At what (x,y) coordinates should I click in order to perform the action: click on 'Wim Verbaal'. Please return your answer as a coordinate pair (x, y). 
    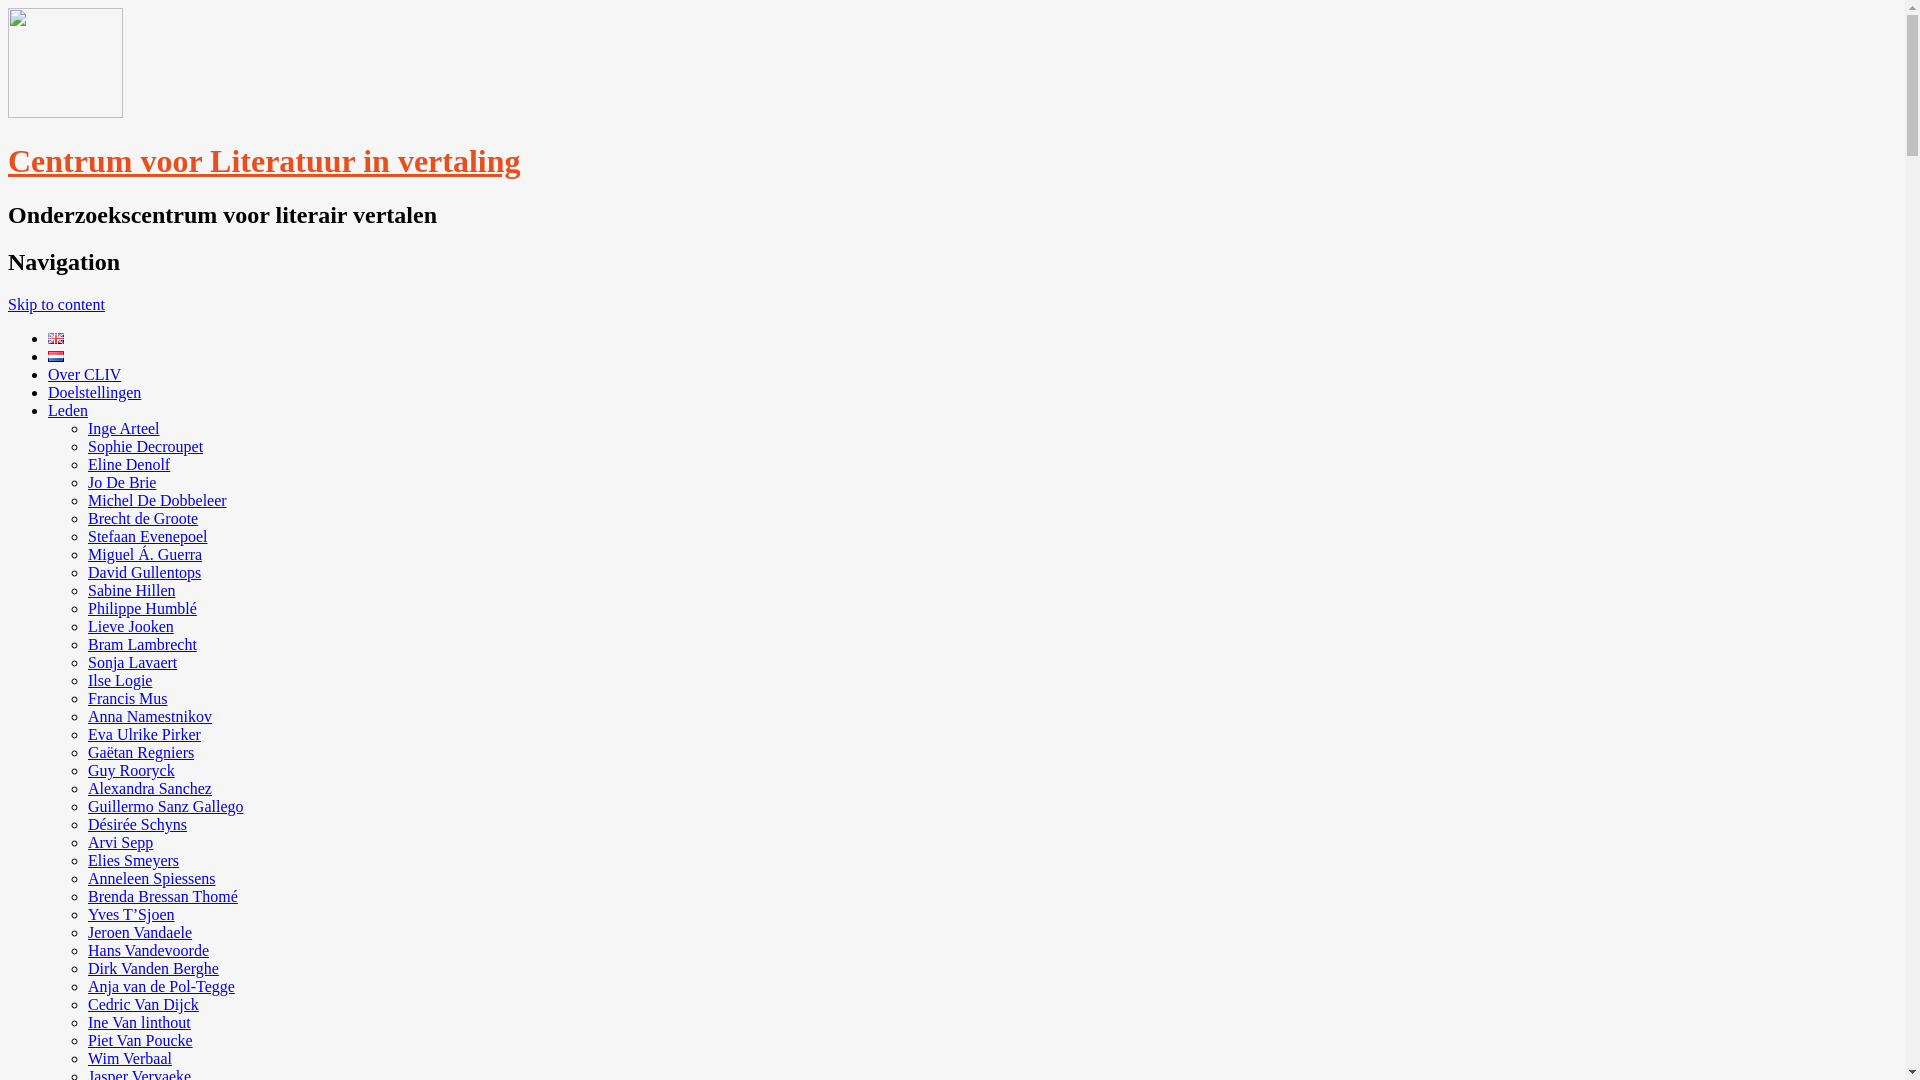
    Looking at the image, I should click on (86, 1057).